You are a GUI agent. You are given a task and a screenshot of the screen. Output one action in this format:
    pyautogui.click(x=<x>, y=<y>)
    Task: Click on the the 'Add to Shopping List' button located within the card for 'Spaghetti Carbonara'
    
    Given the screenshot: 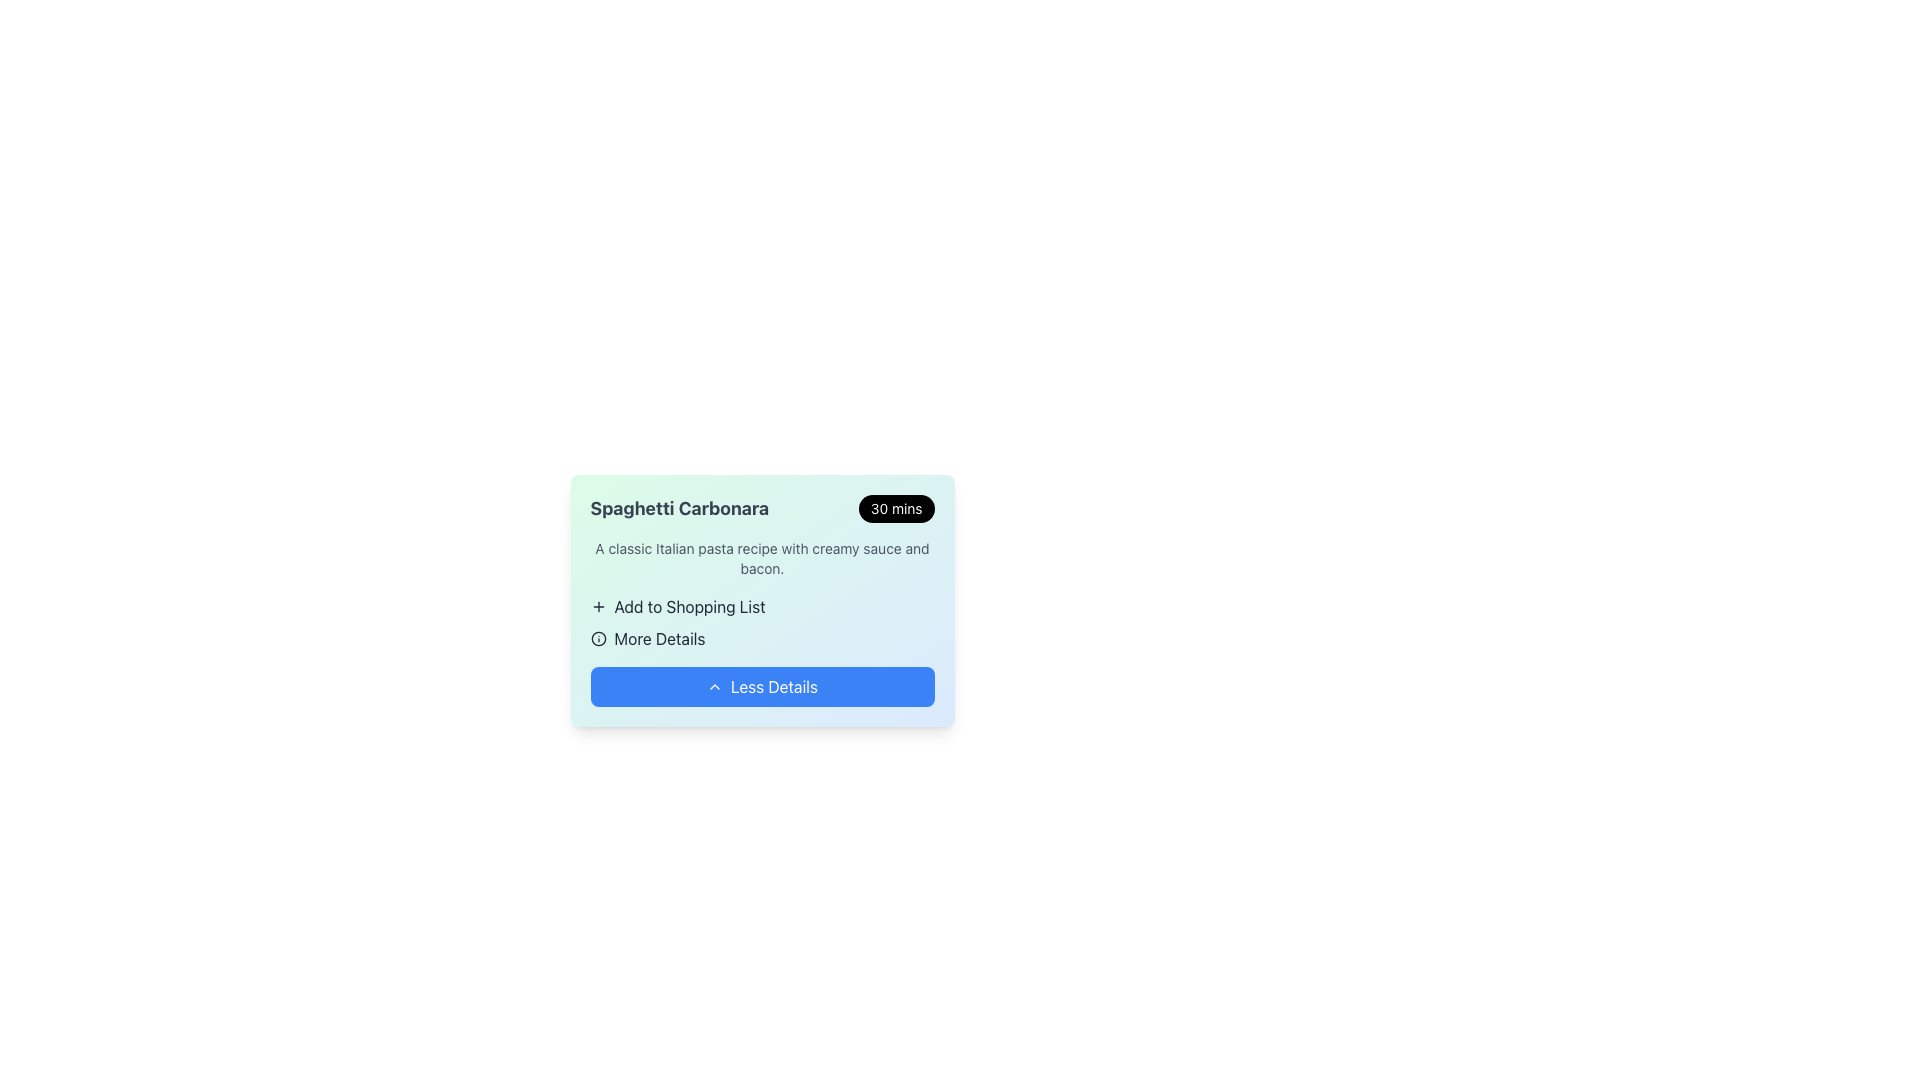 What is the action you would take?
    pyautogui.click(x=761, y=622)
    